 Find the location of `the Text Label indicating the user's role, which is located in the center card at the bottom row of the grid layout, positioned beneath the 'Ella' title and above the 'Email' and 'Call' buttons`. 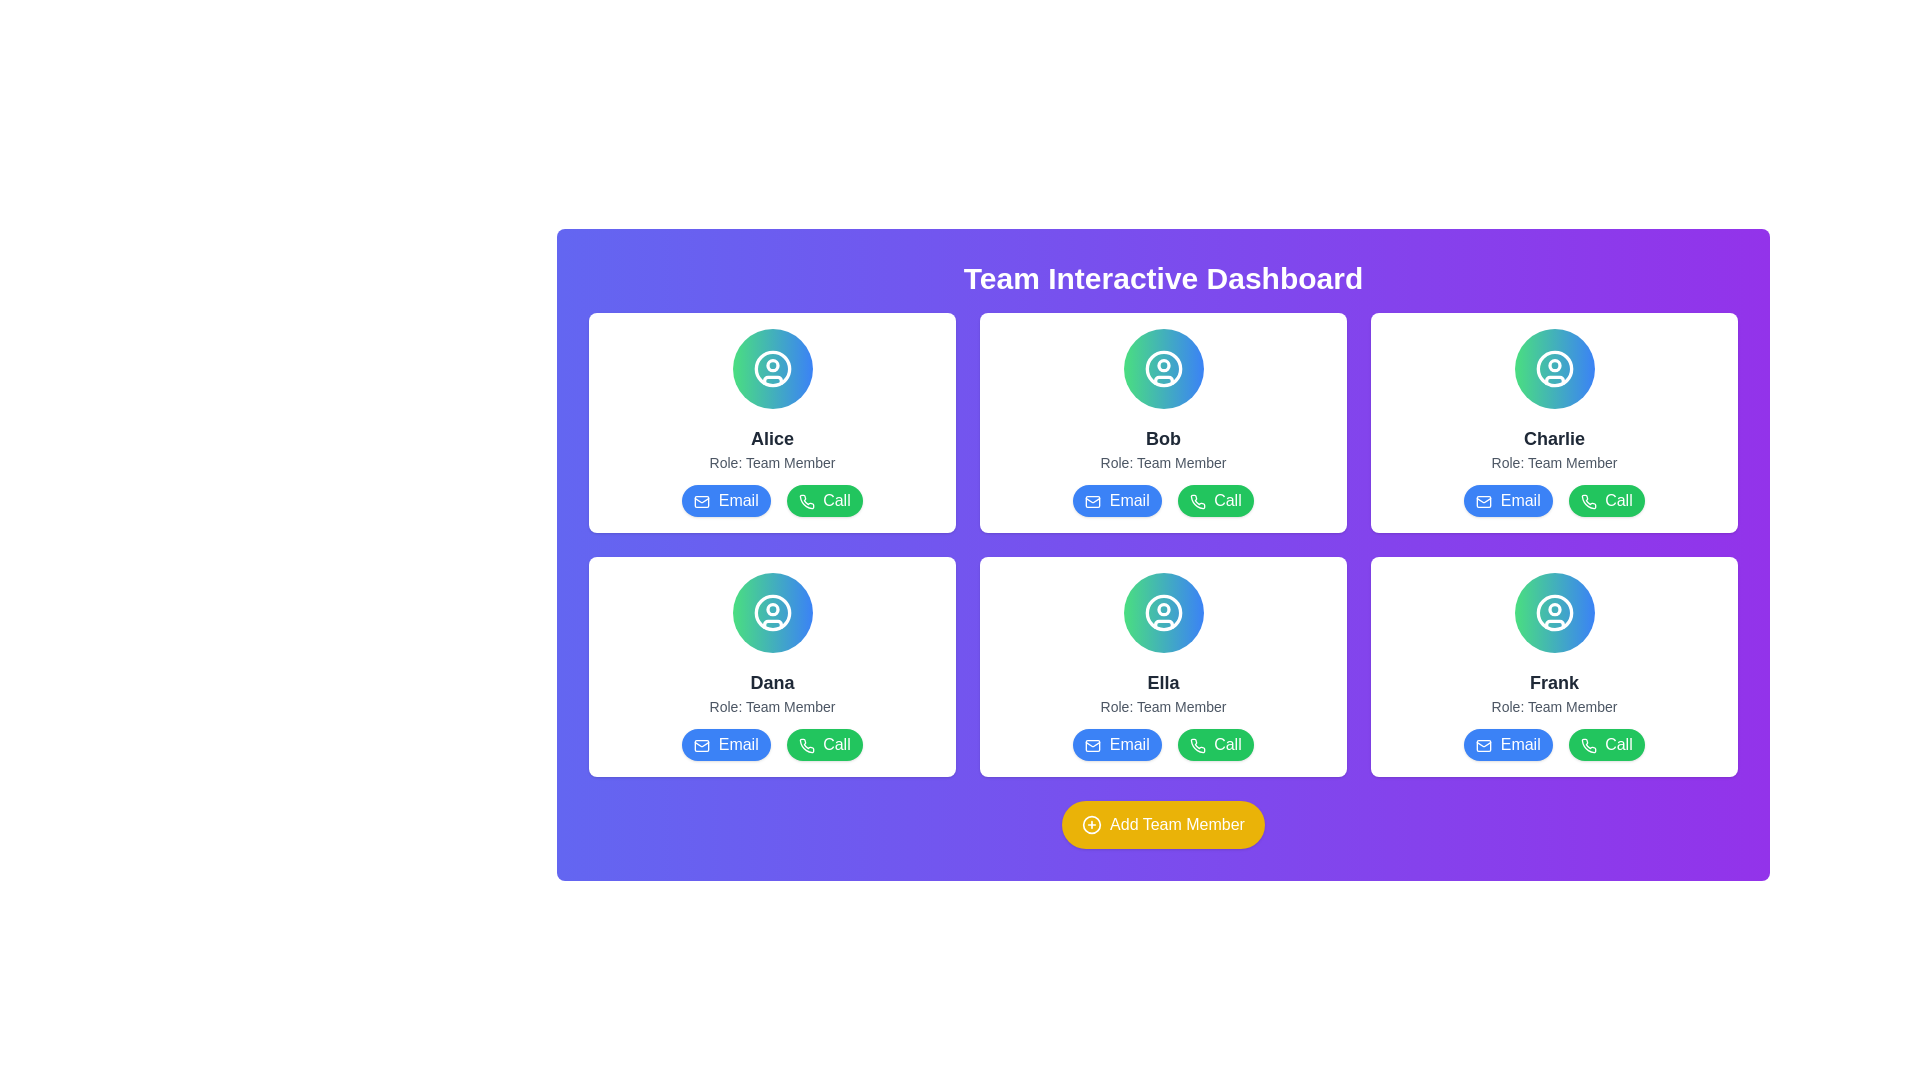

the Text Label indicating the user's role, which is located in the center card at the bottom row of the grid layout, positioned beneath the 'Ella' title and above the 'Email' and 'Call' buttons is located at coordinates (1163, 705).